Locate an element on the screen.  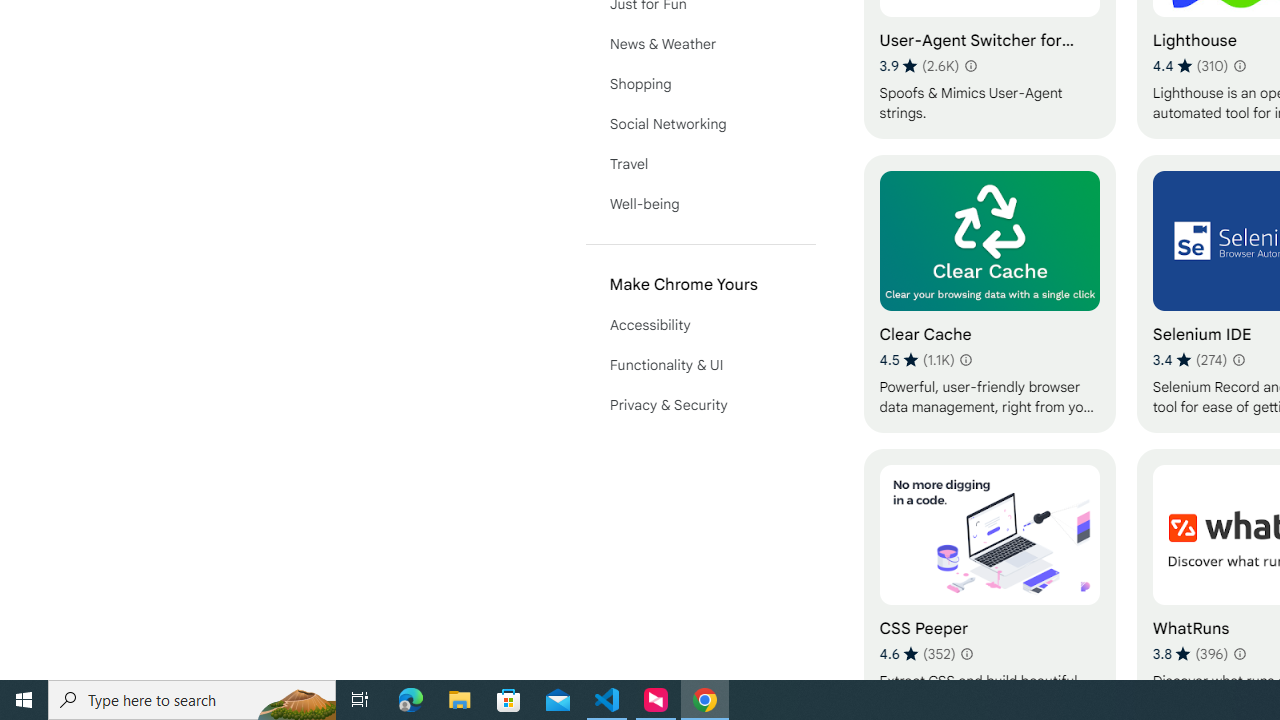
'Average rating 4.6 out of 5 stars. 352 ratings.' is located at coordinates (916, 653).